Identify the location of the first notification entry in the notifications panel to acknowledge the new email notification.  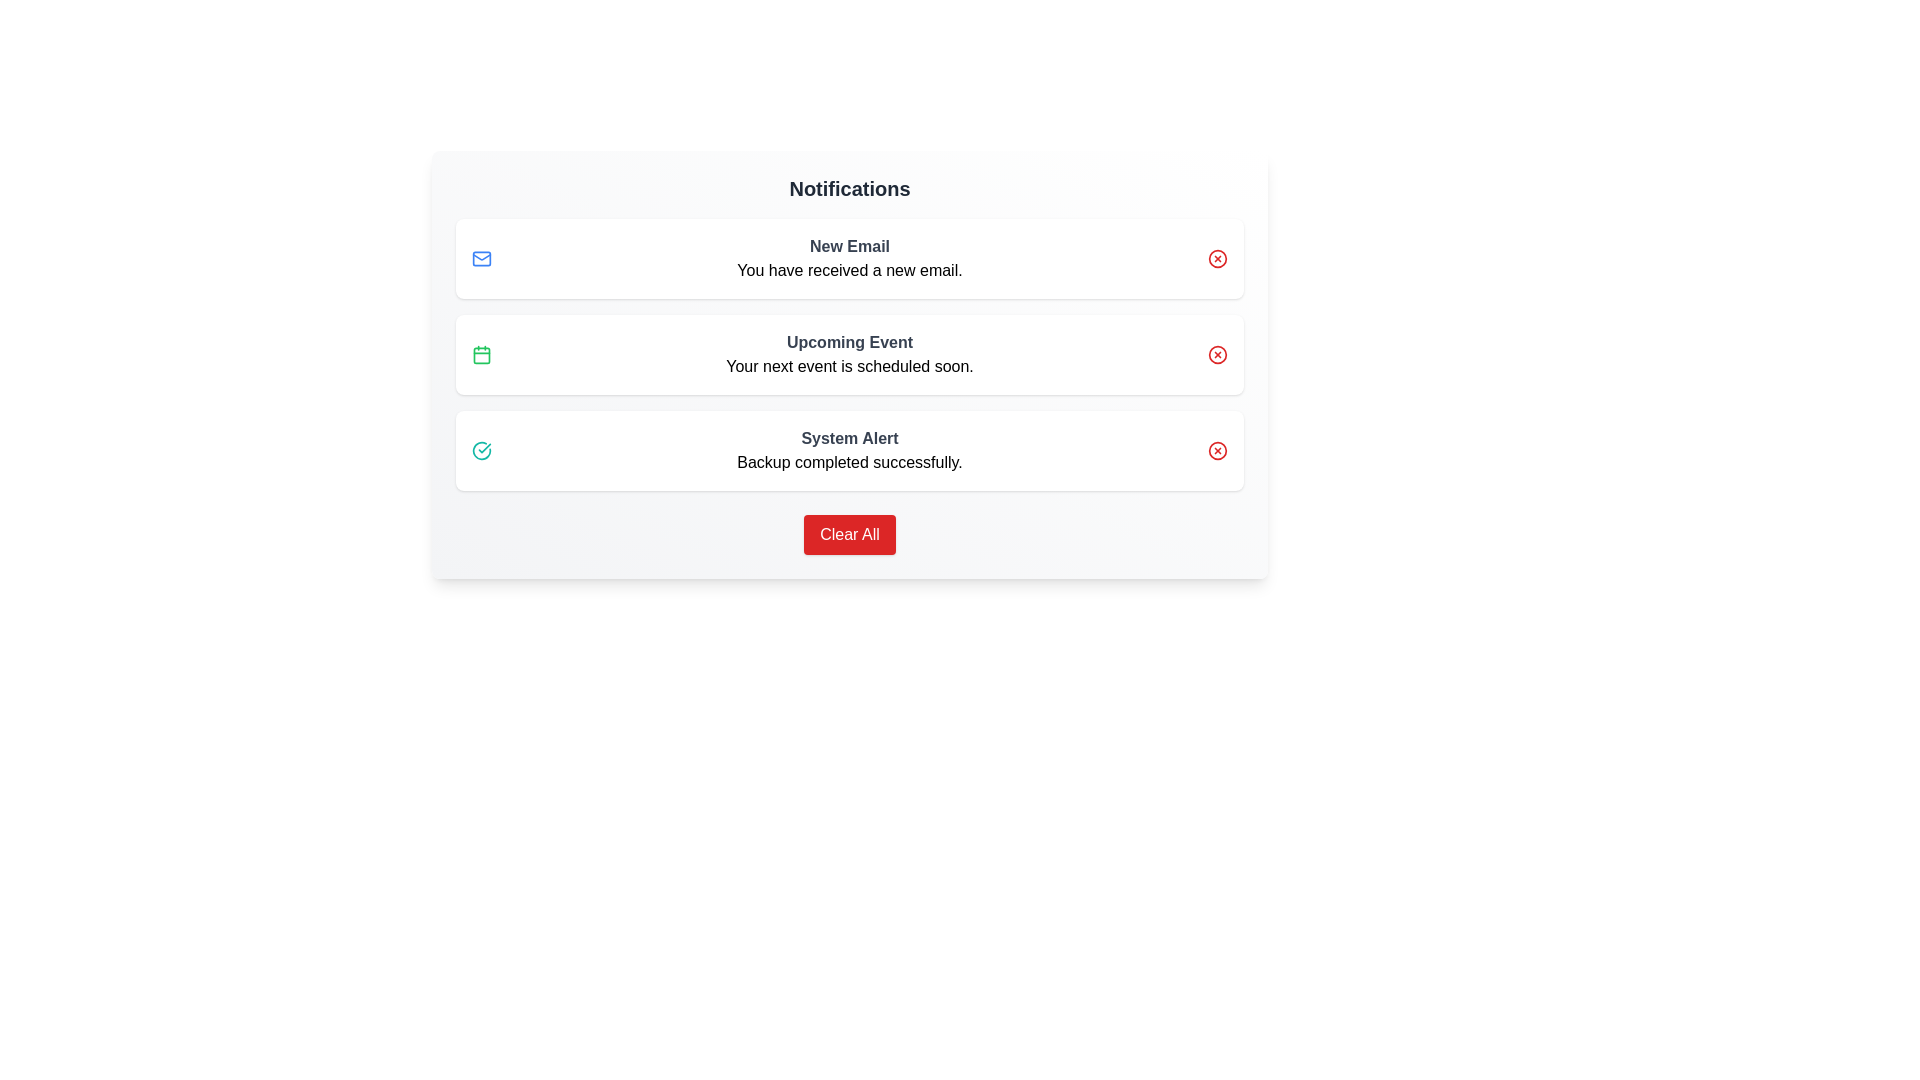
(849, 257).